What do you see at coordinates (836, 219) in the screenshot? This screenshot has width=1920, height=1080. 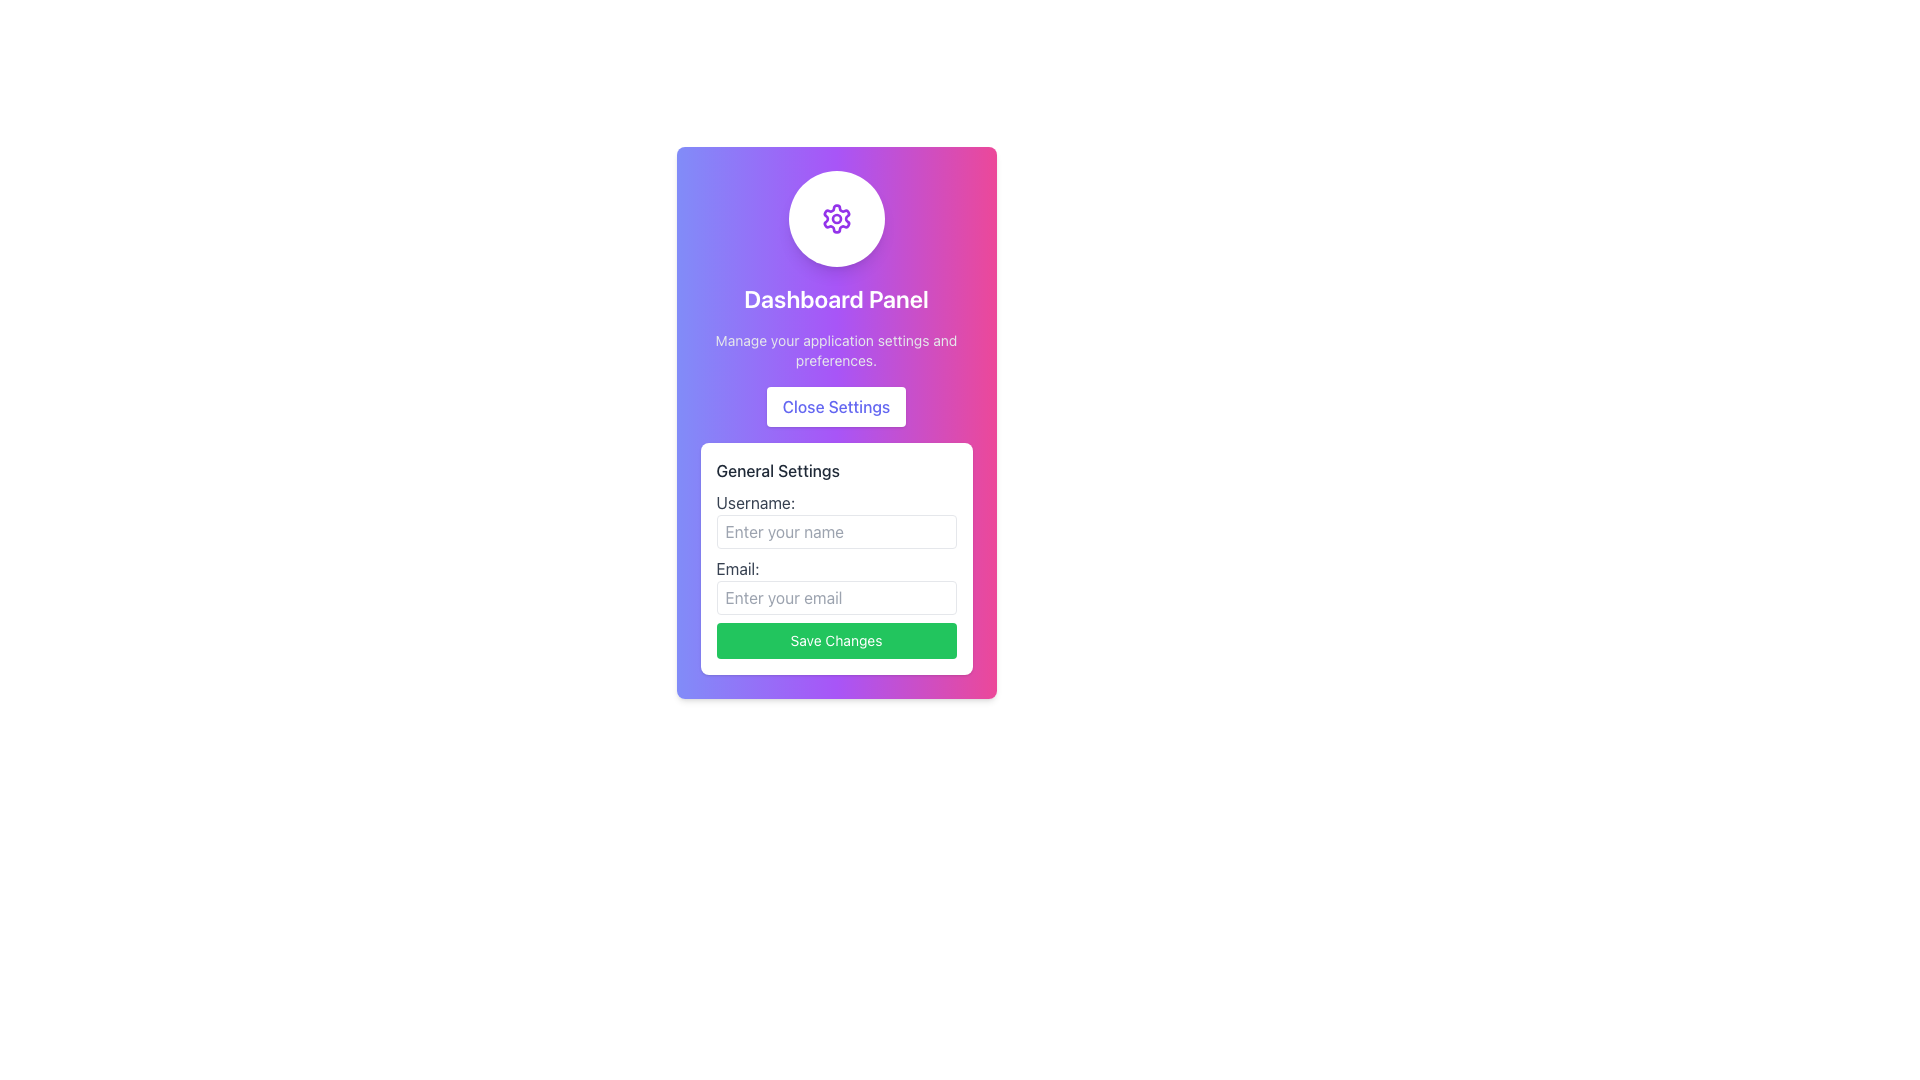 I see `the purple gear-shaped icon within the circular white button at the top of the colorful panel` at bounding box center [836, 219].